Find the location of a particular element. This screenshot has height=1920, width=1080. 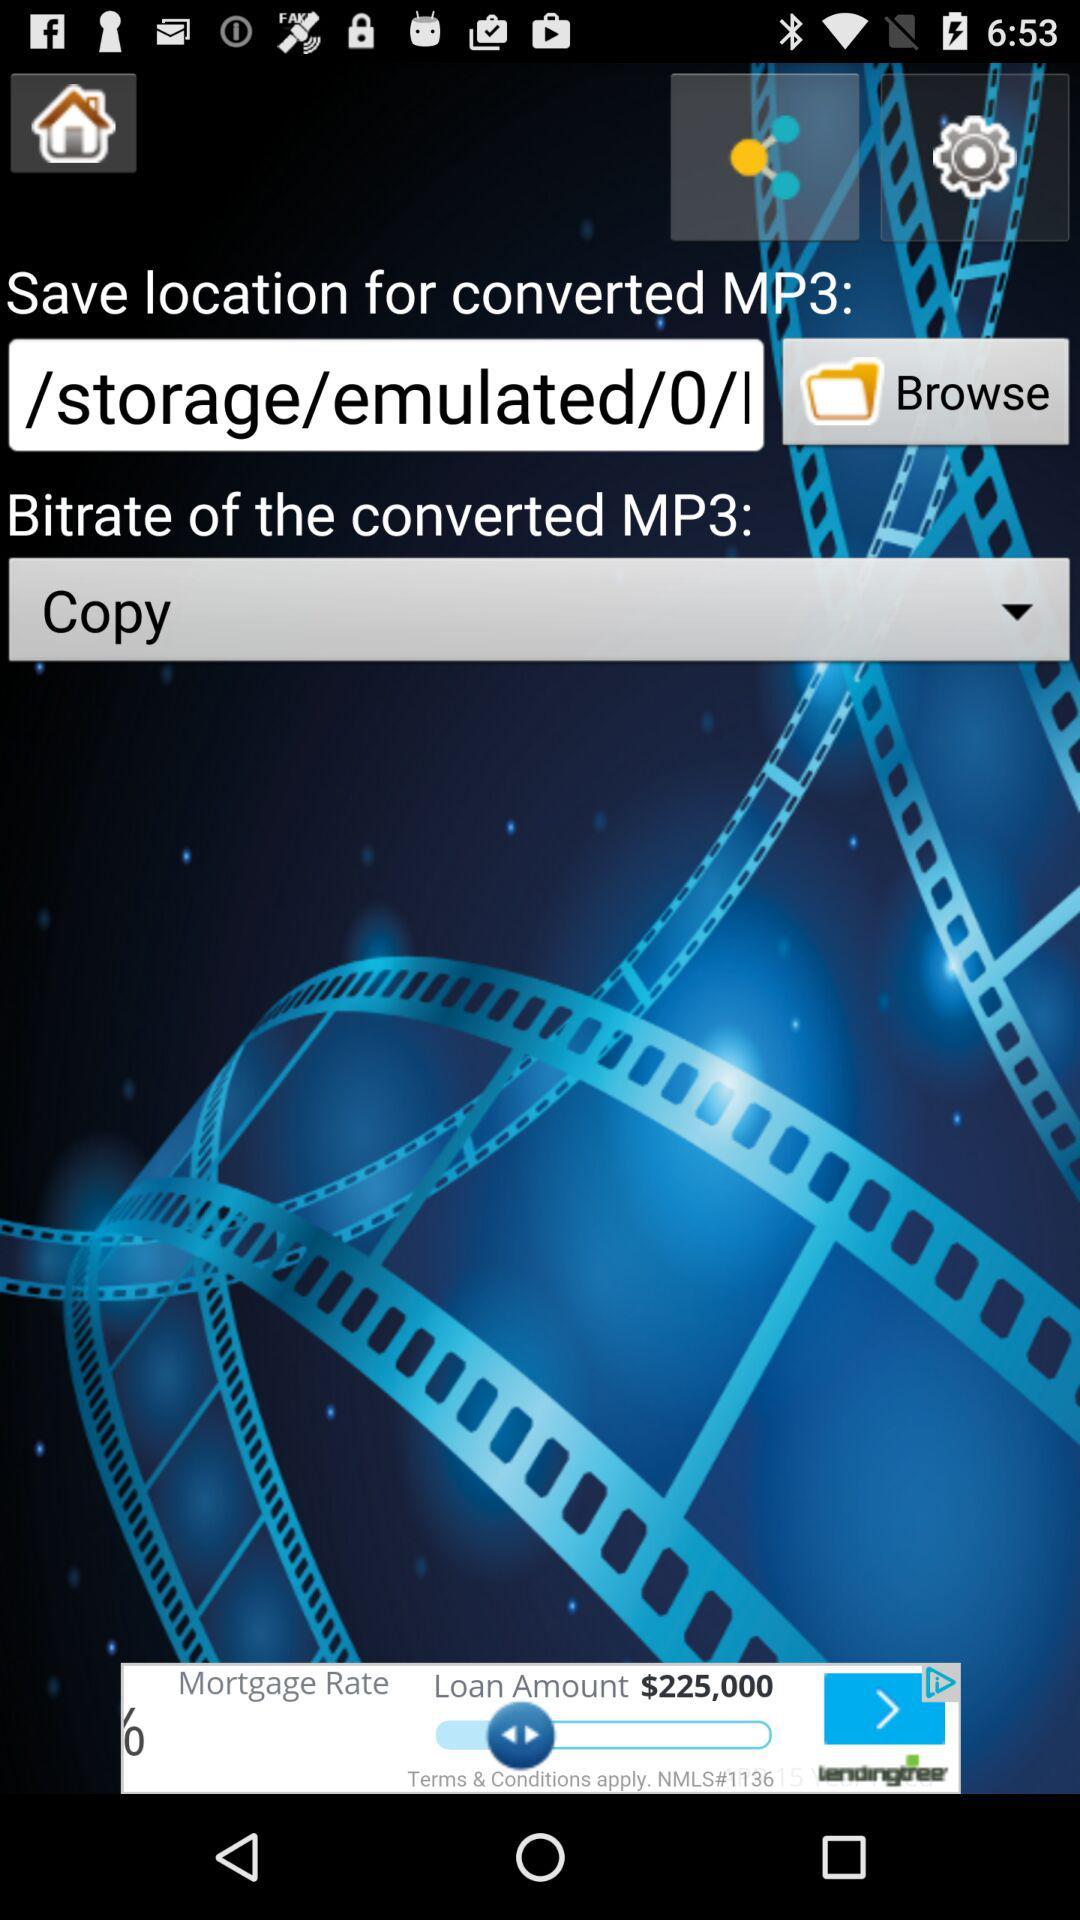

the share icon is located at coordinates (764, 168).